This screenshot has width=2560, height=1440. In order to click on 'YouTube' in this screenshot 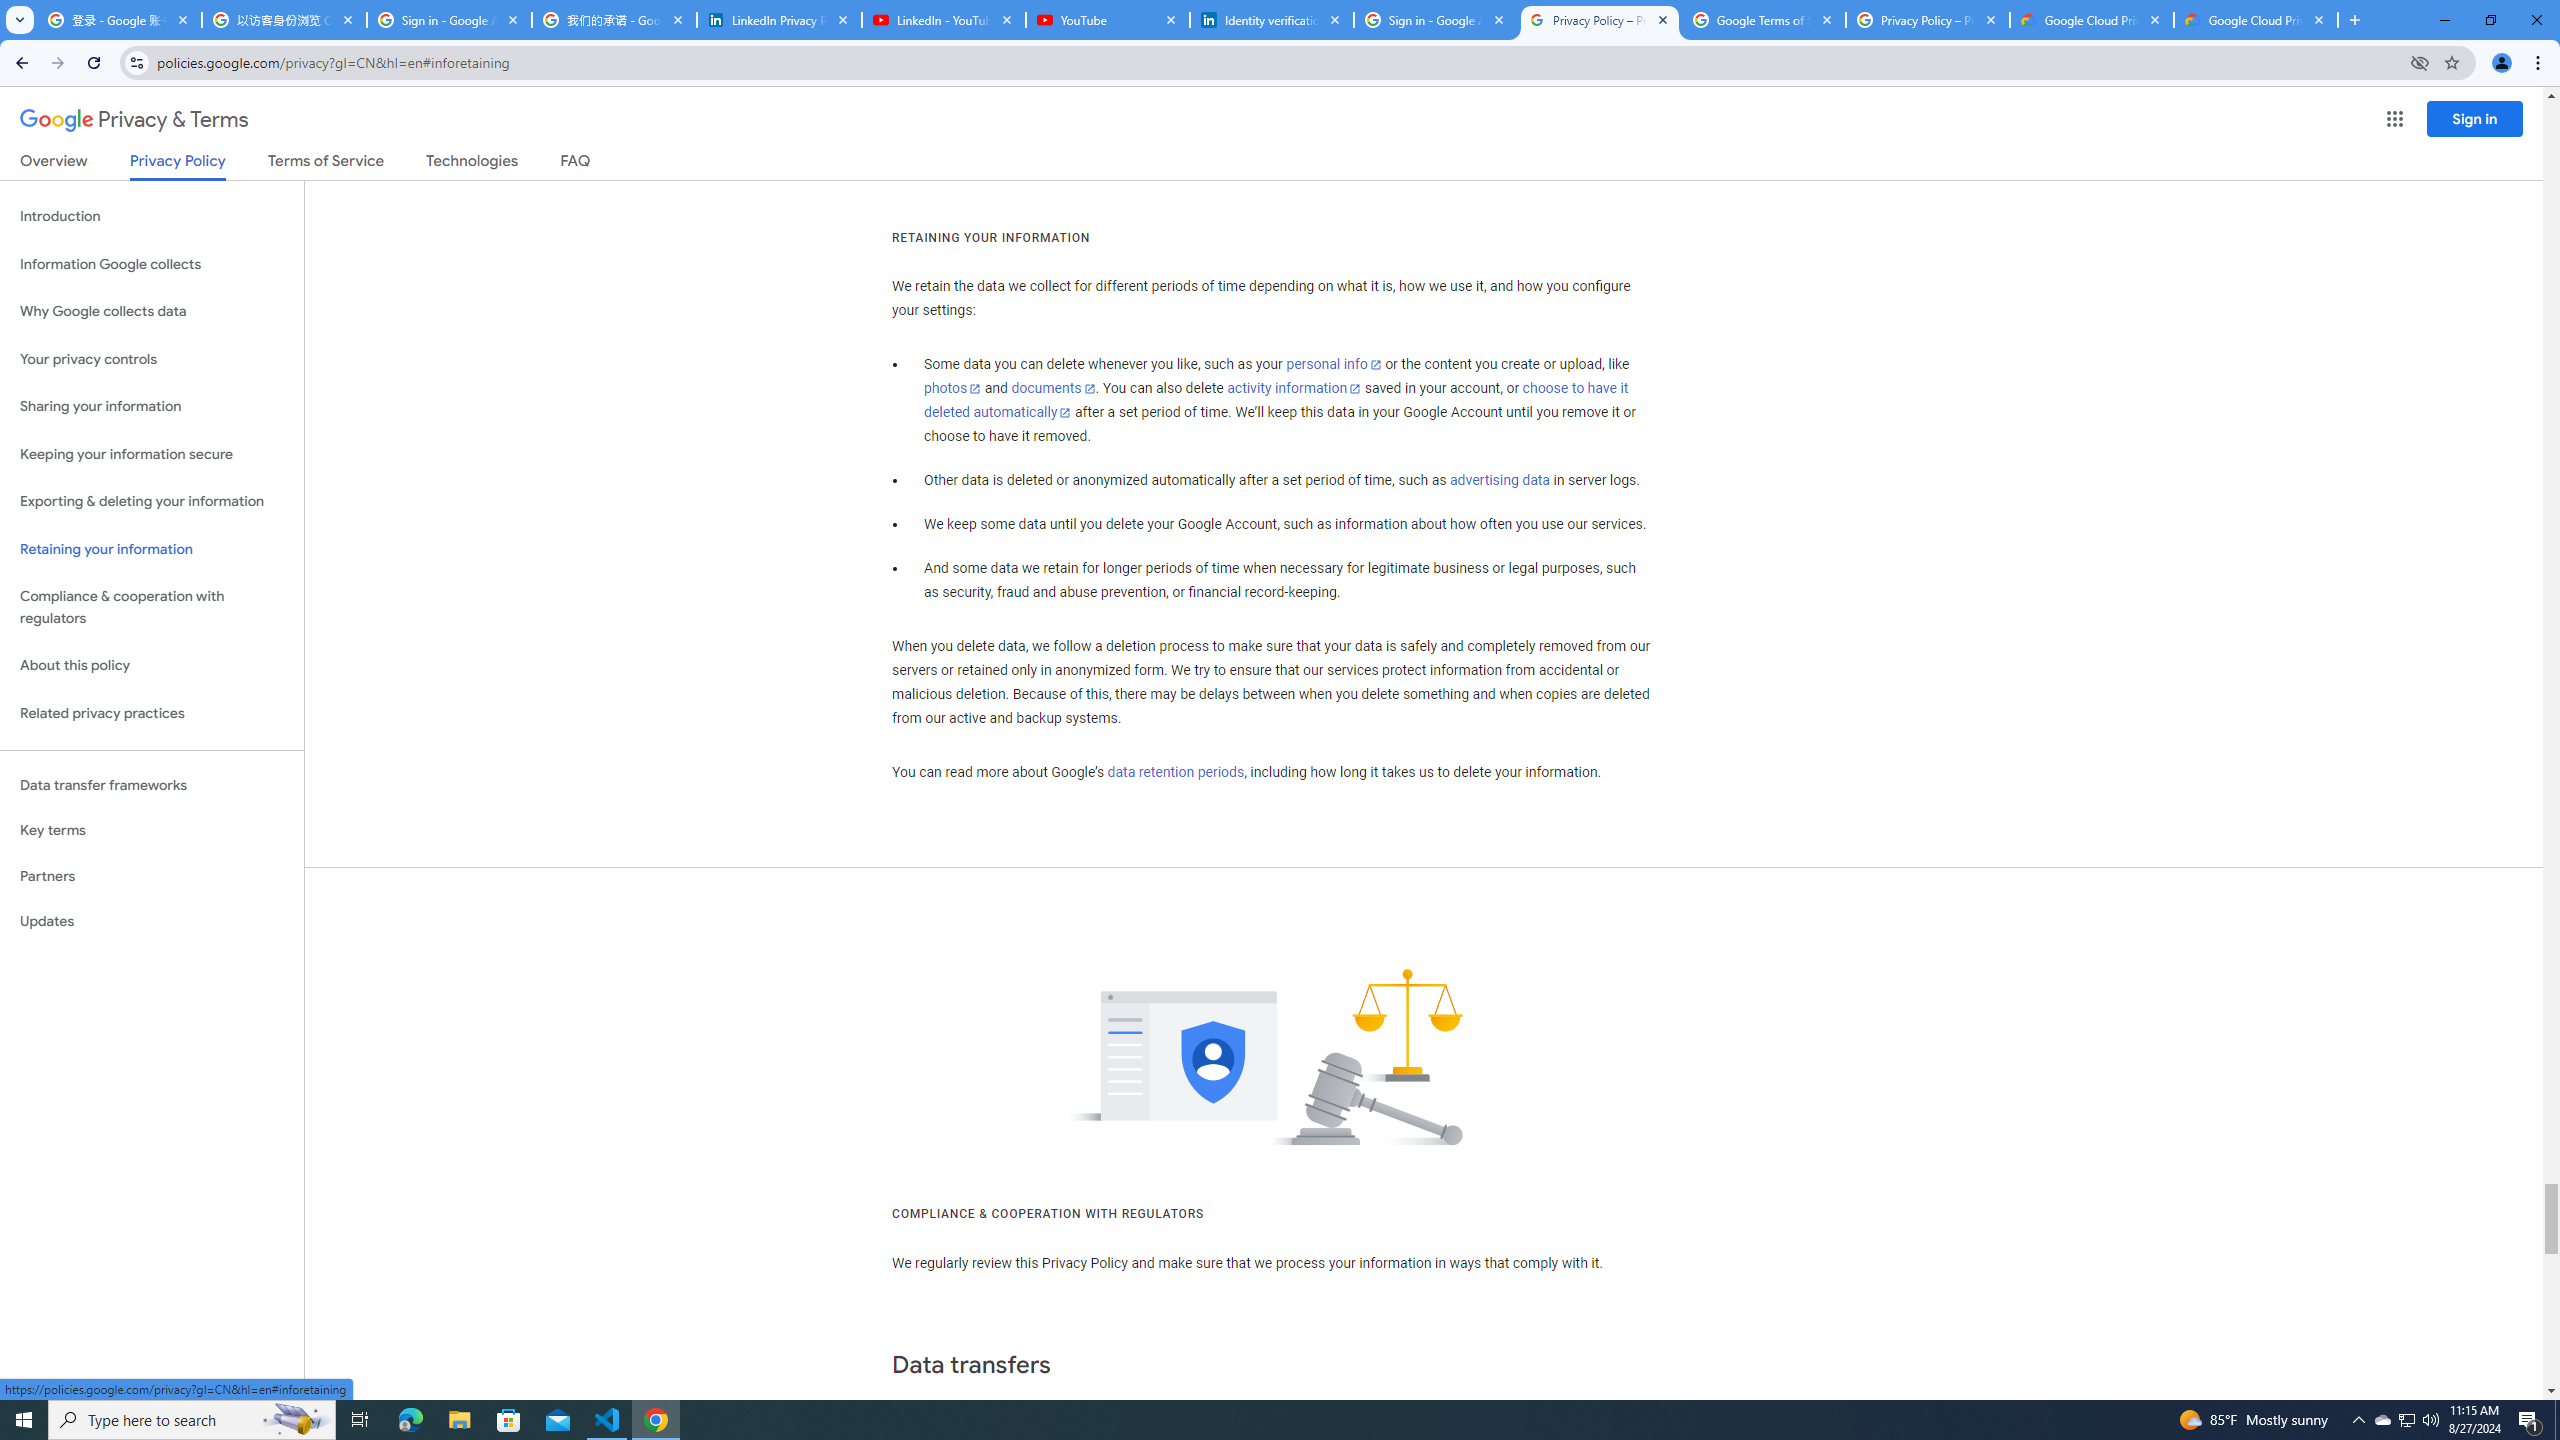, I will do `click(1106, 19)`.